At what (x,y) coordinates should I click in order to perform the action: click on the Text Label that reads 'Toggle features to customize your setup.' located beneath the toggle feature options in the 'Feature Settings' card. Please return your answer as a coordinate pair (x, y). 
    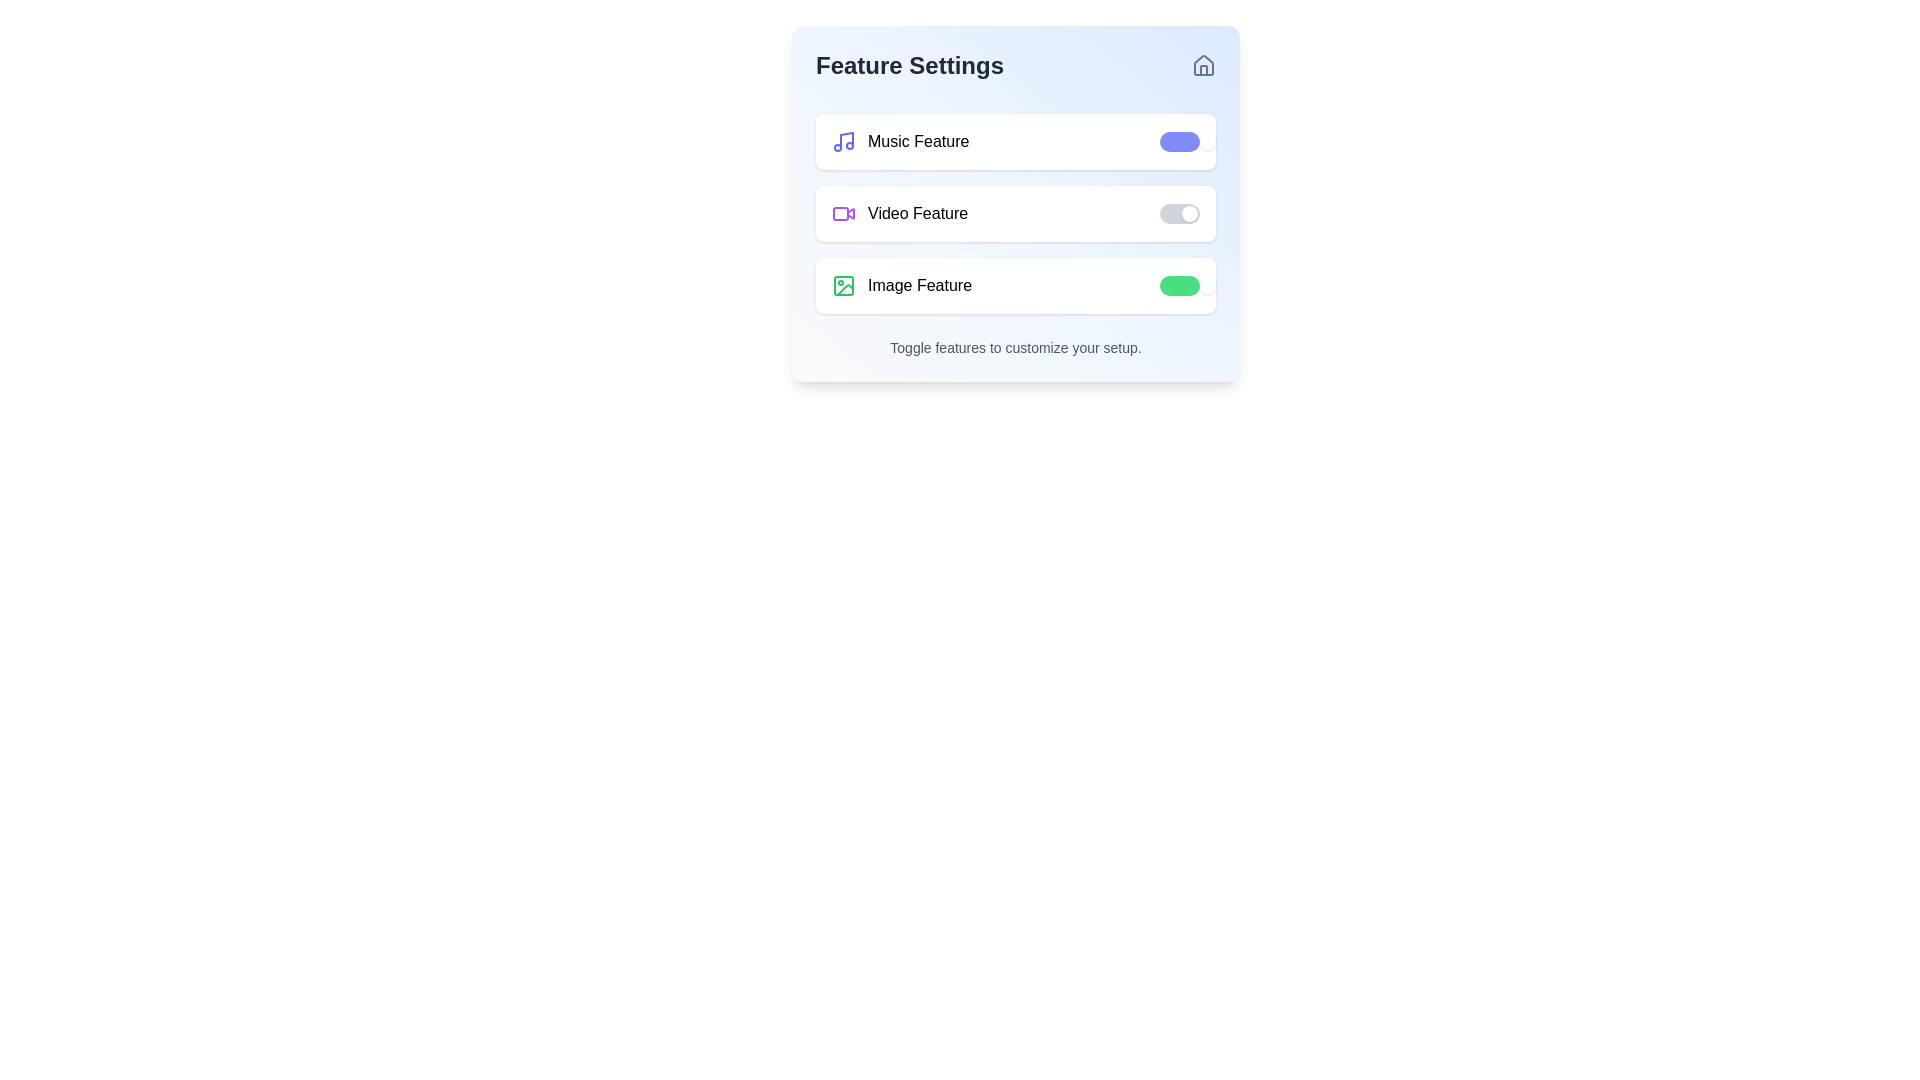
    Looking at the image, I should click on (1016, 346).